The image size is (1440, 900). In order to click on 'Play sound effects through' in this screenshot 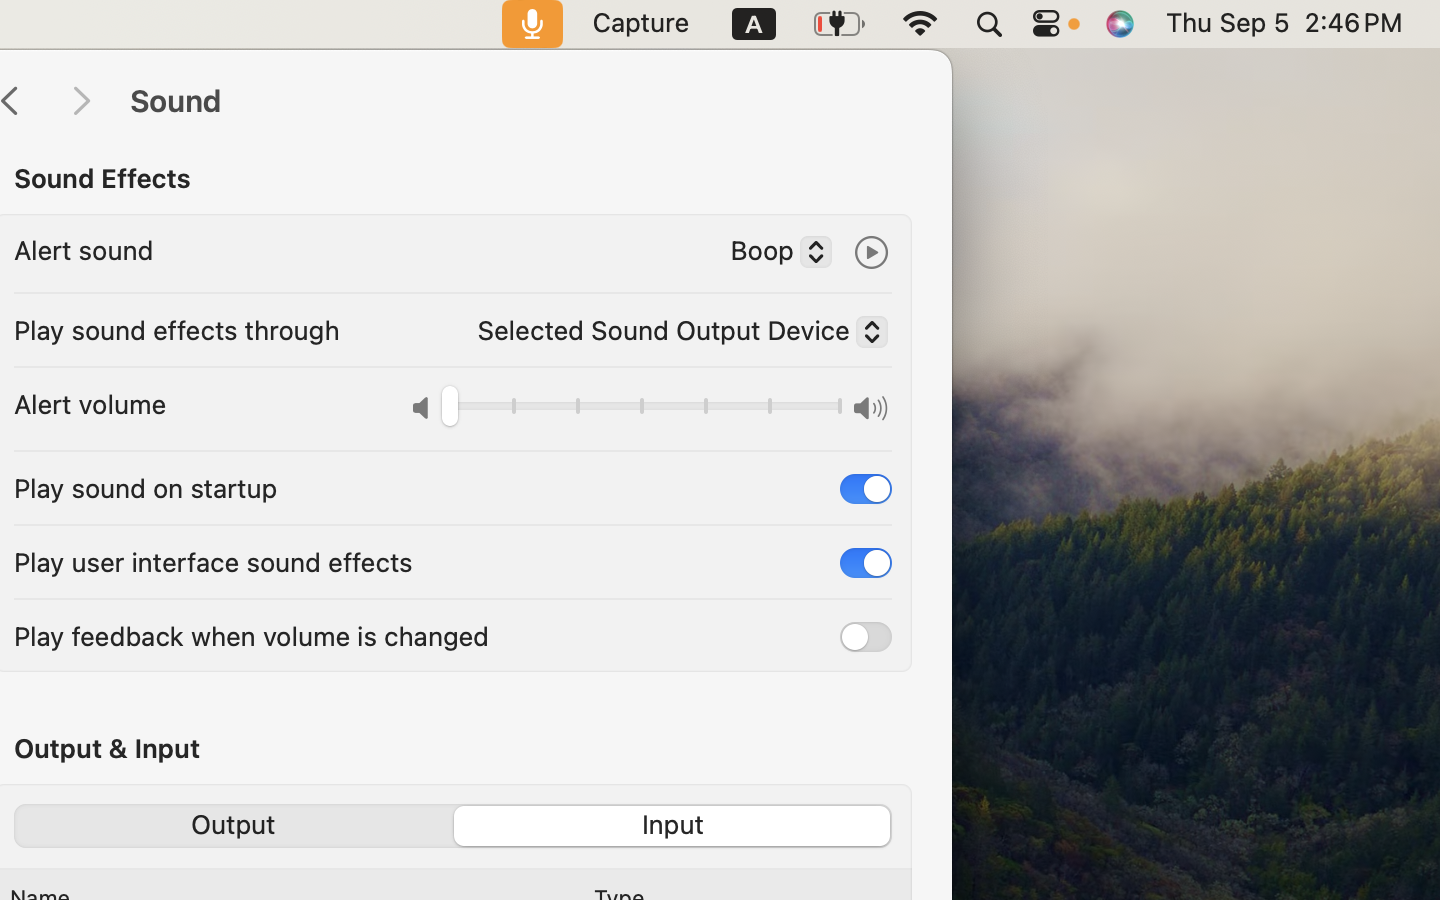, I will do `click(175, 329)`.